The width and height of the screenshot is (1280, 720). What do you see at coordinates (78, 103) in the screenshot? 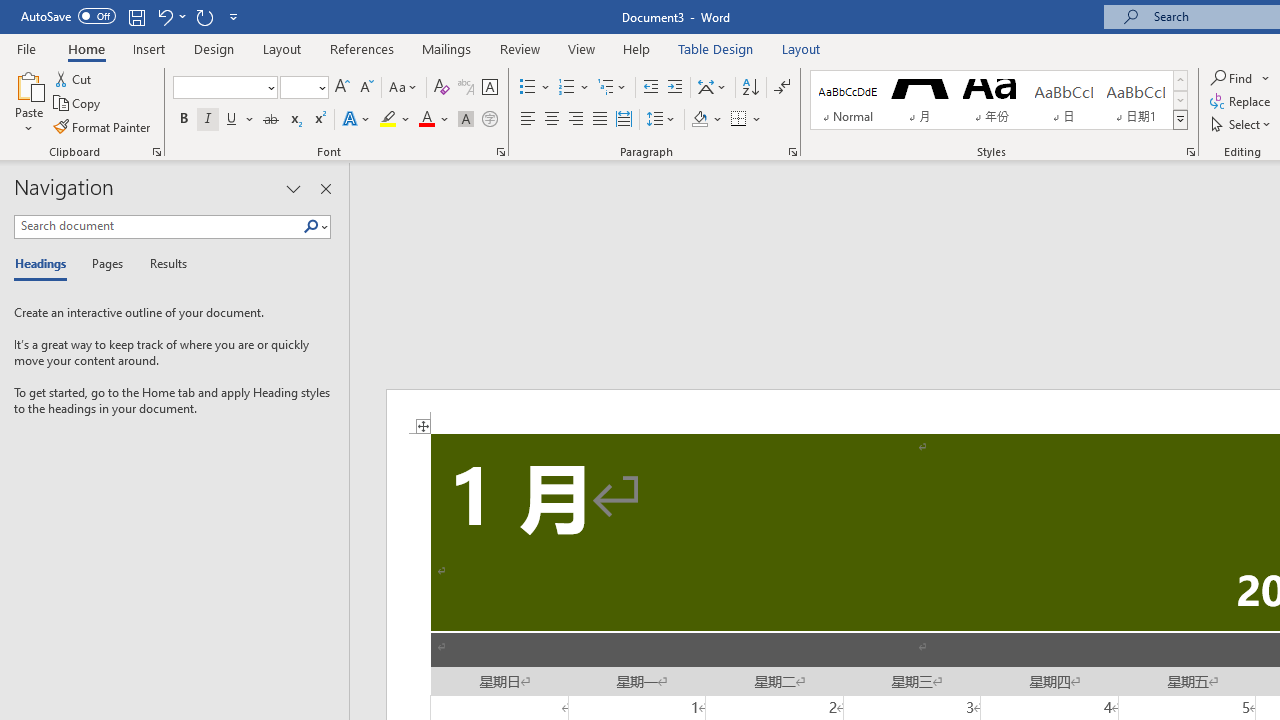
I see `'Copy'` at bounding box center [78, 103].